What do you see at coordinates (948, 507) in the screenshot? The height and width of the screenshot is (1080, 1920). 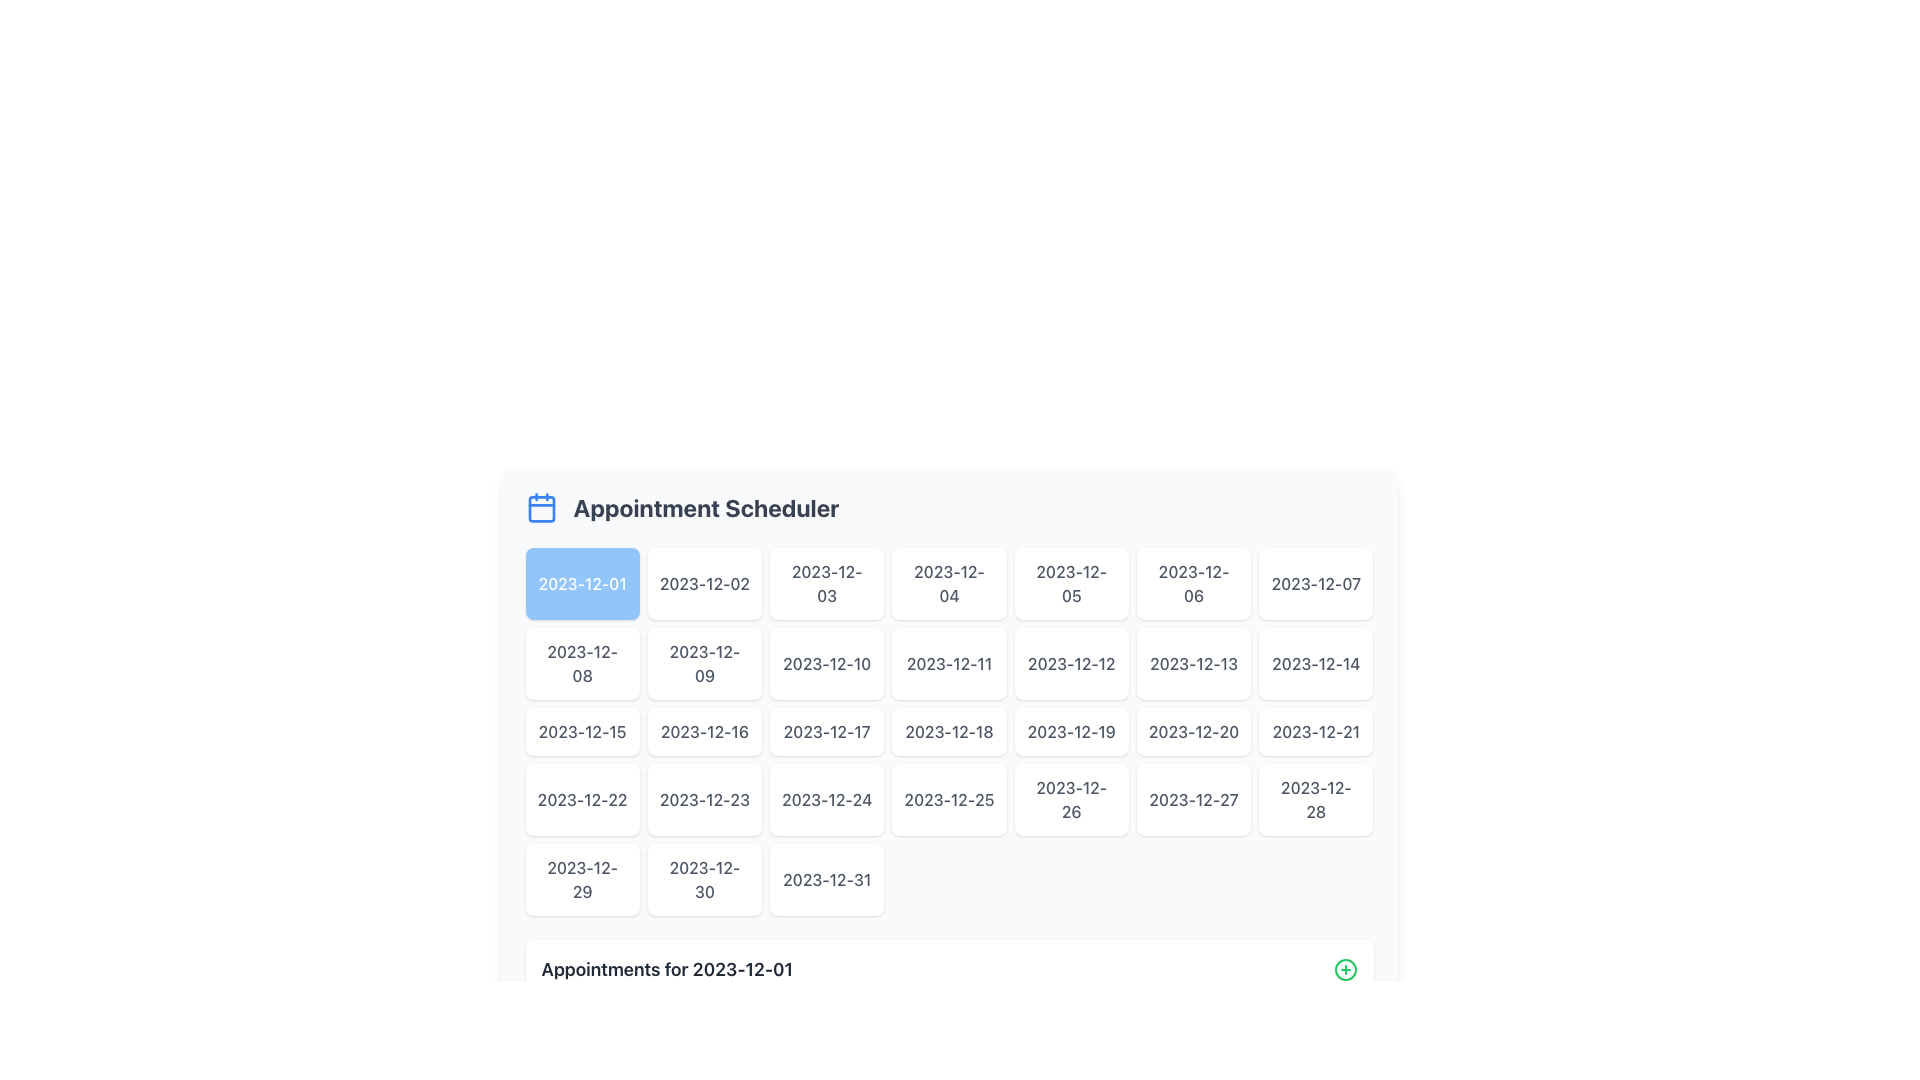 I see `title of the appointment scheduler located at the top of the main content area, above the grid of selectable dates` at bounding box center [948, 507].